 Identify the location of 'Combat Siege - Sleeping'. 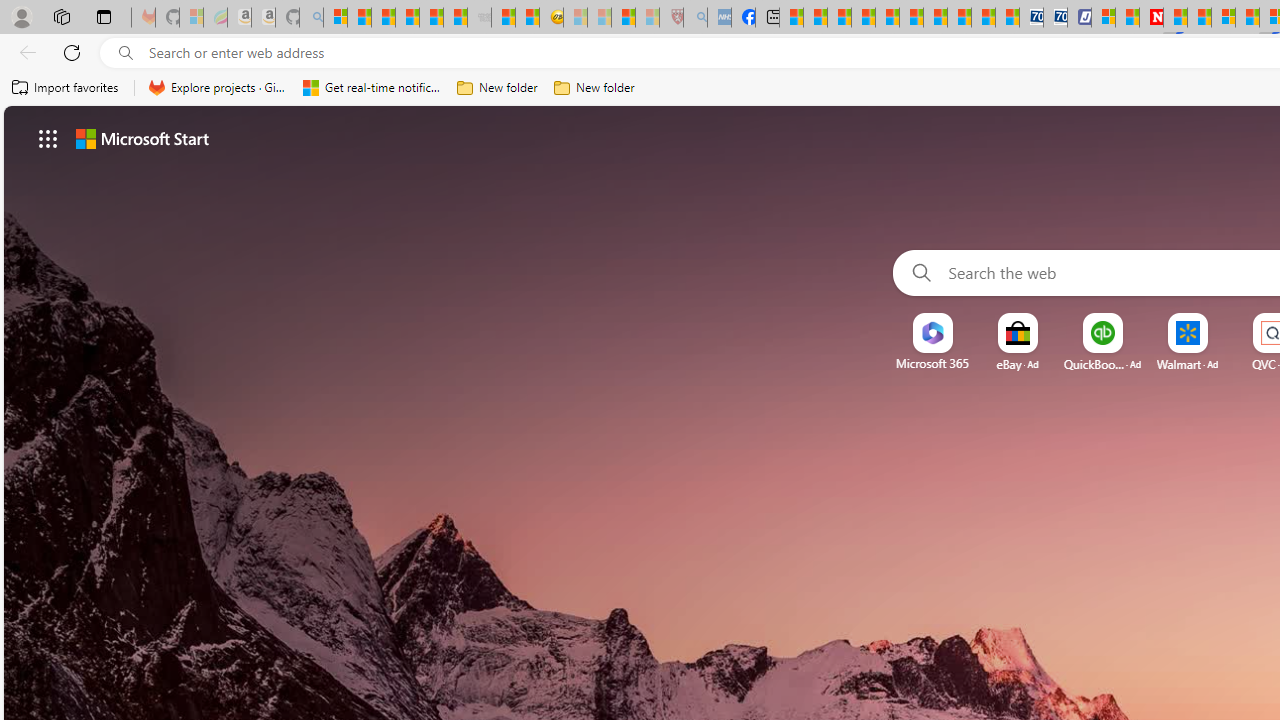
(480, 17).